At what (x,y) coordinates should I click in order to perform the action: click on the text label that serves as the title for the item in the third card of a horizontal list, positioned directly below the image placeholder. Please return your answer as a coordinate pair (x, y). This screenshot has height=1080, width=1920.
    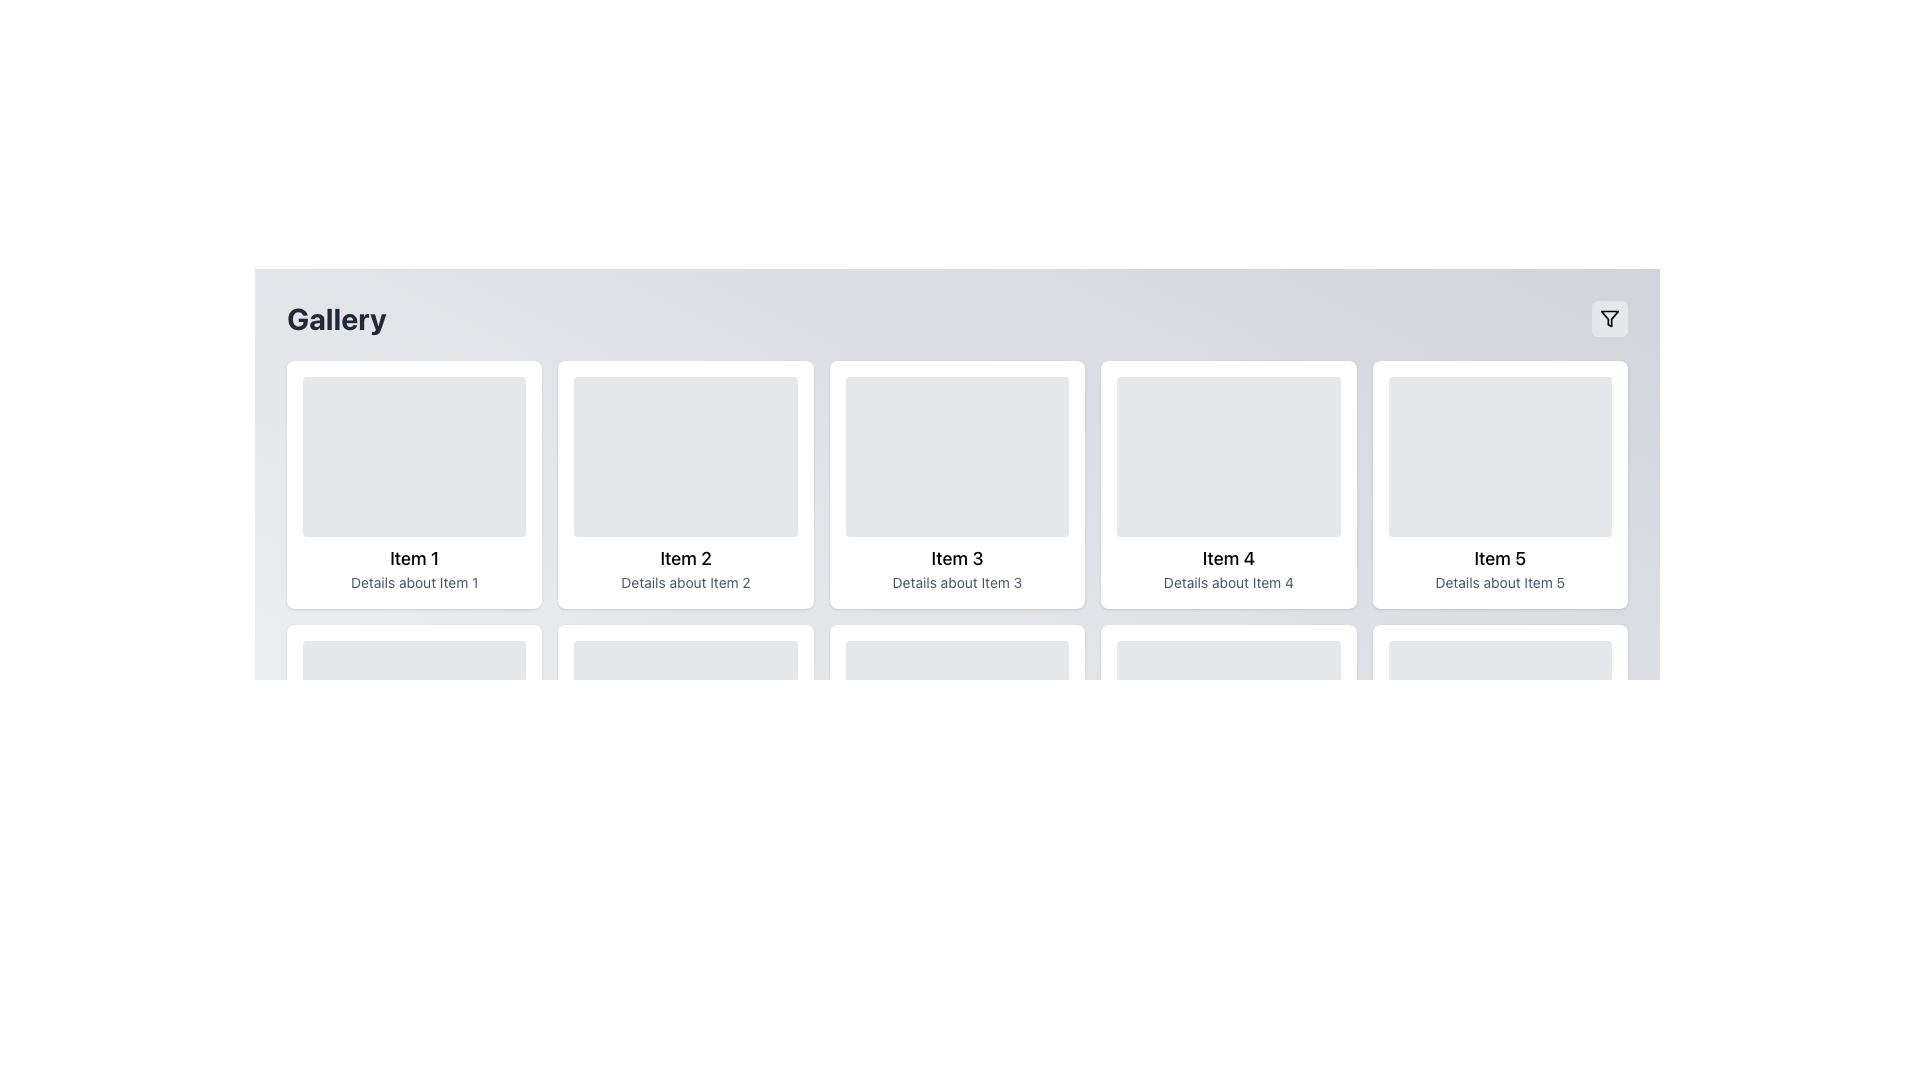
    Looking at the image, I should click on (956, 559).